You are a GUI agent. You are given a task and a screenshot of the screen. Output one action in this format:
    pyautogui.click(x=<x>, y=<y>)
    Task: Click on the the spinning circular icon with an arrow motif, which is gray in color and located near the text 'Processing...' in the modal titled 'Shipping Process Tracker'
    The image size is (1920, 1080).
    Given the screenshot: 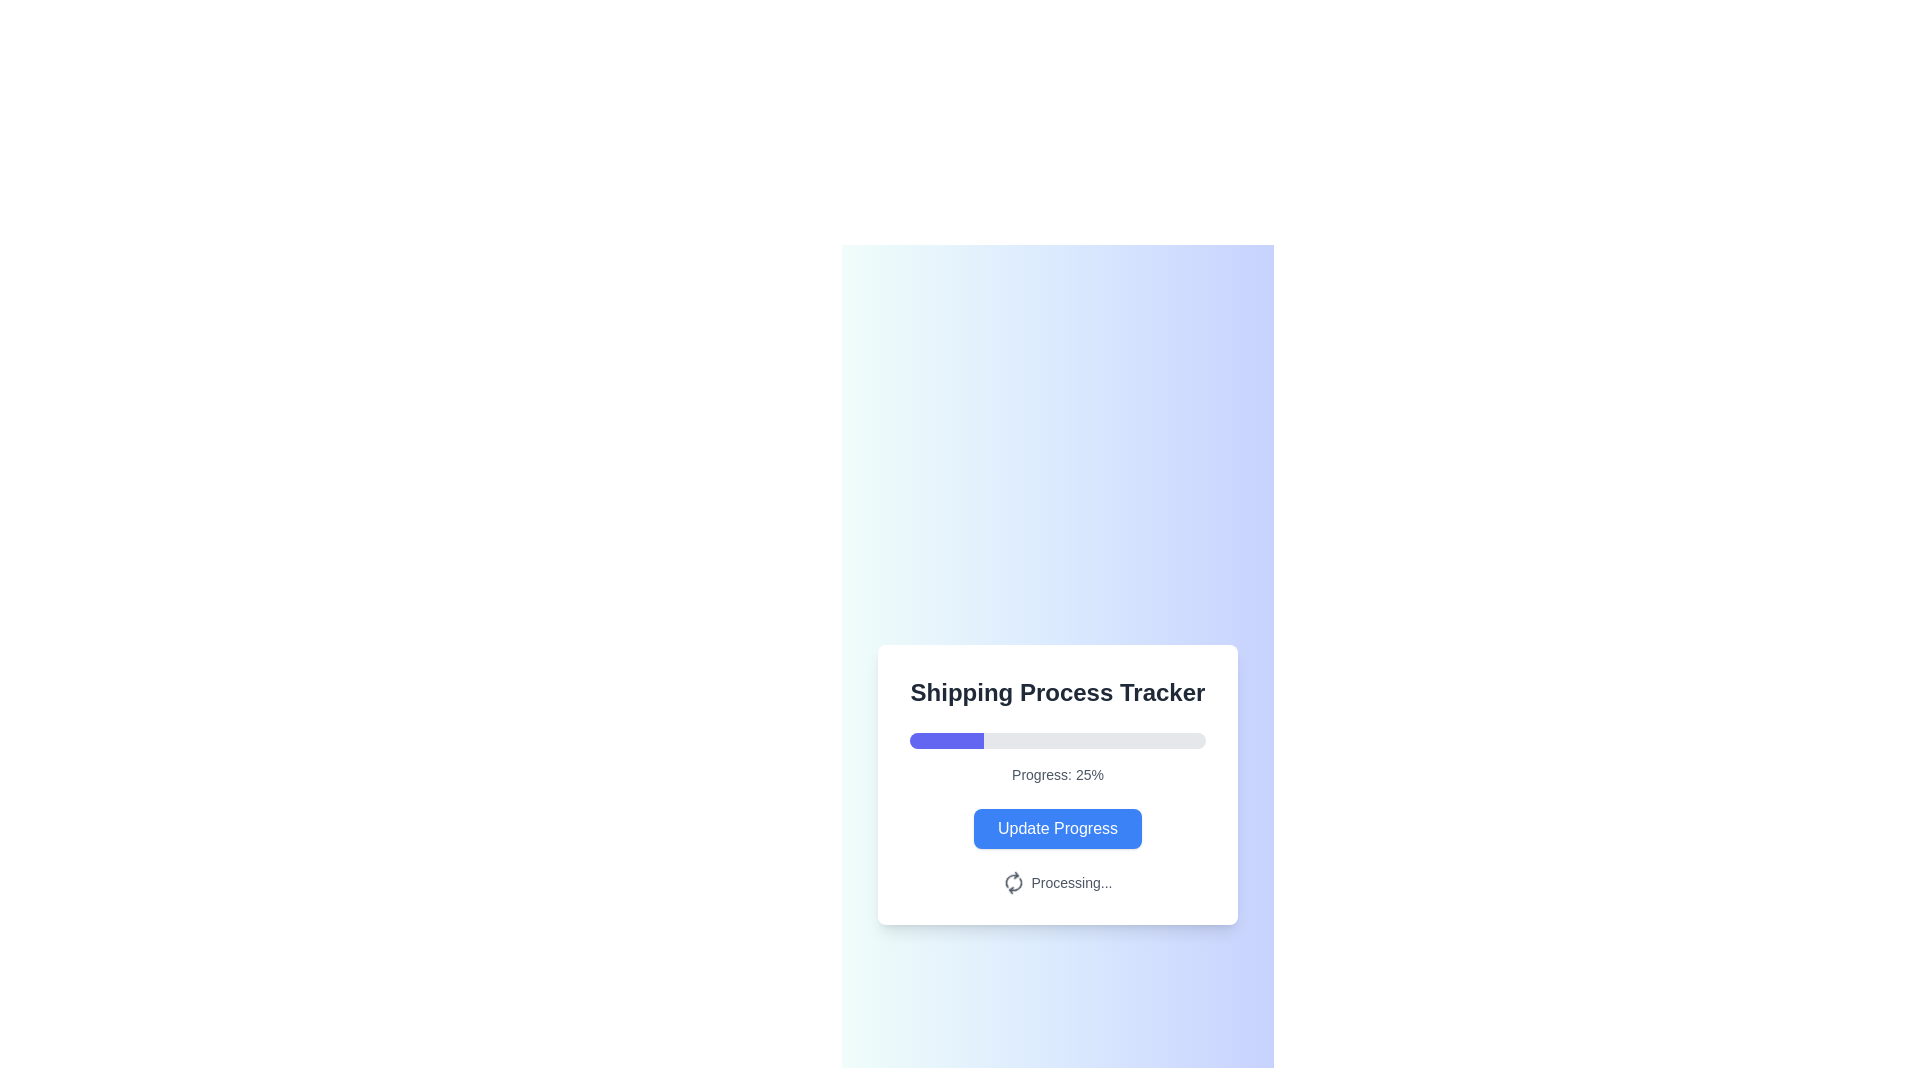 What is the action you would take?
    pyautogui.click(x=1013, y=882)
    